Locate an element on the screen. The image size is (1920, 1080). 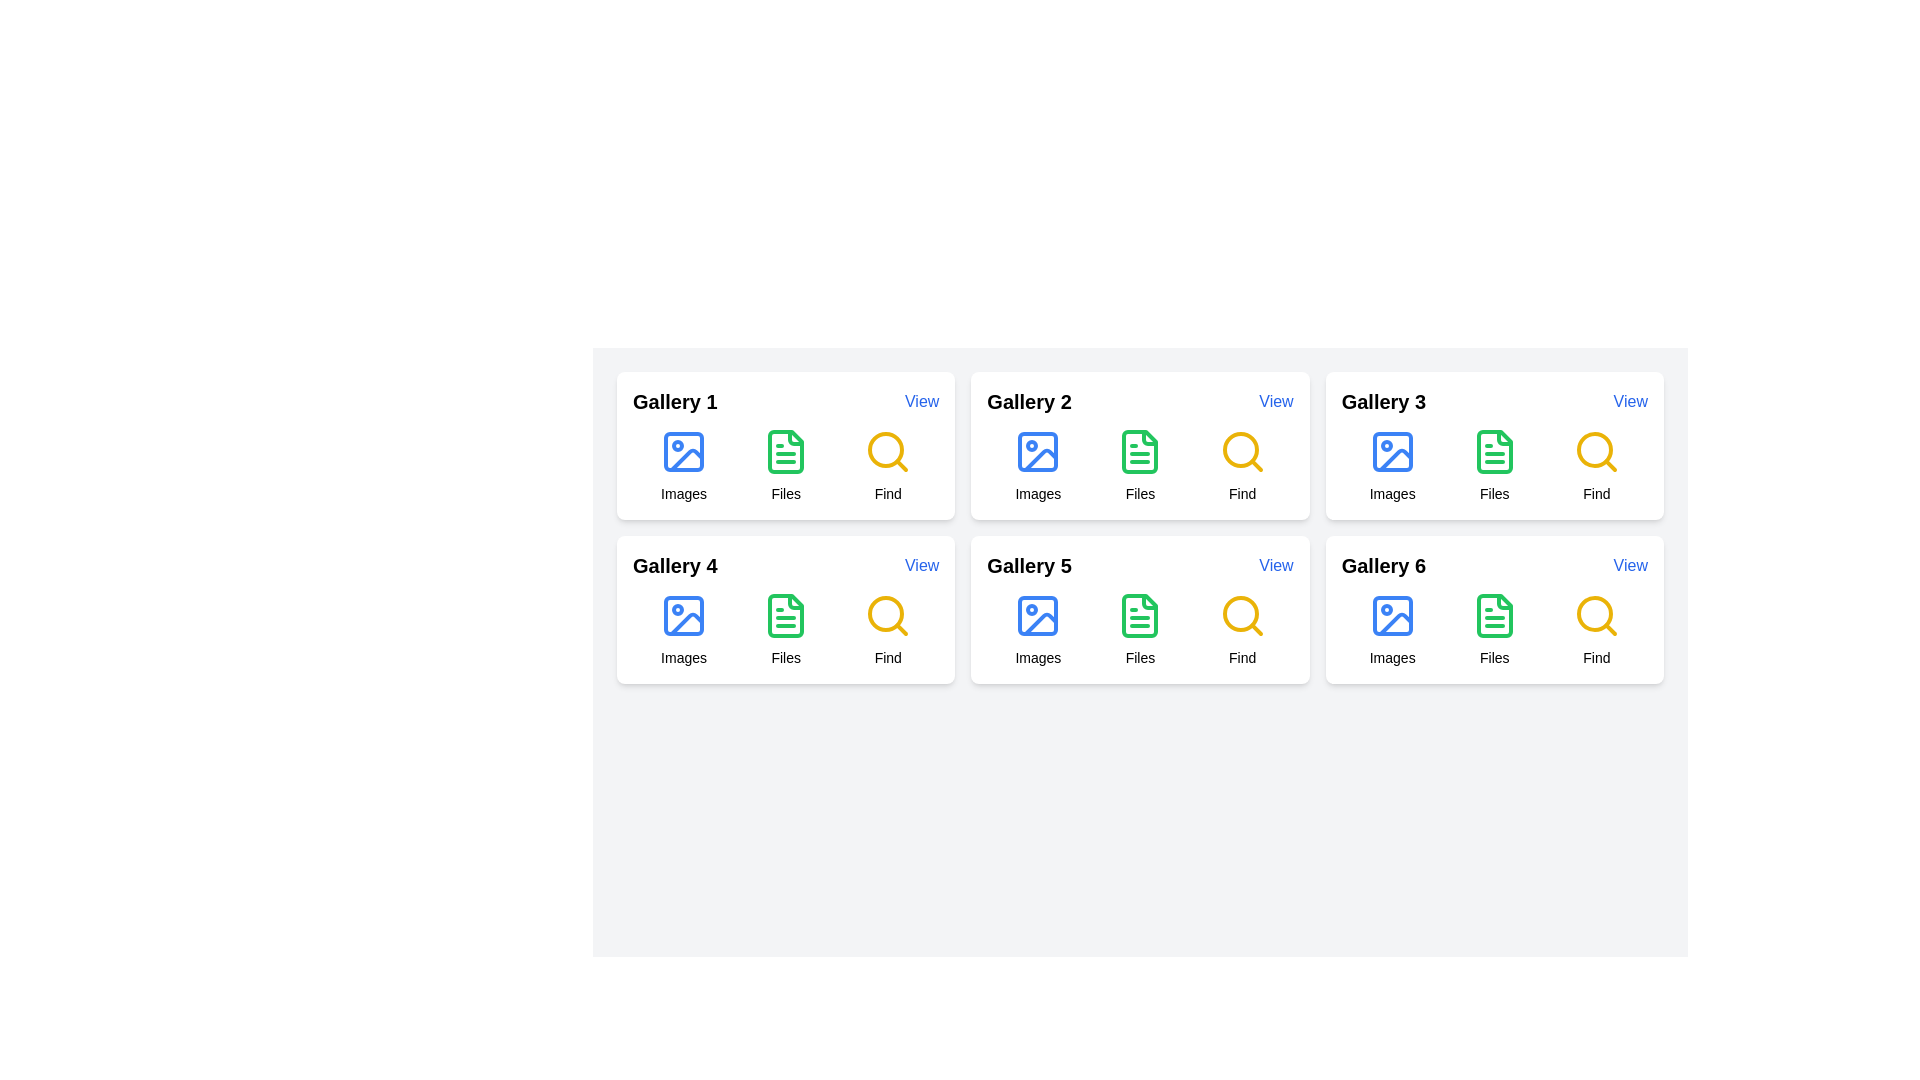
the Icon with label representing files, located in the second position between the 'Images' and 'Find' icons in the 'Gallery 3' group is located at coordinates (1494, 466).